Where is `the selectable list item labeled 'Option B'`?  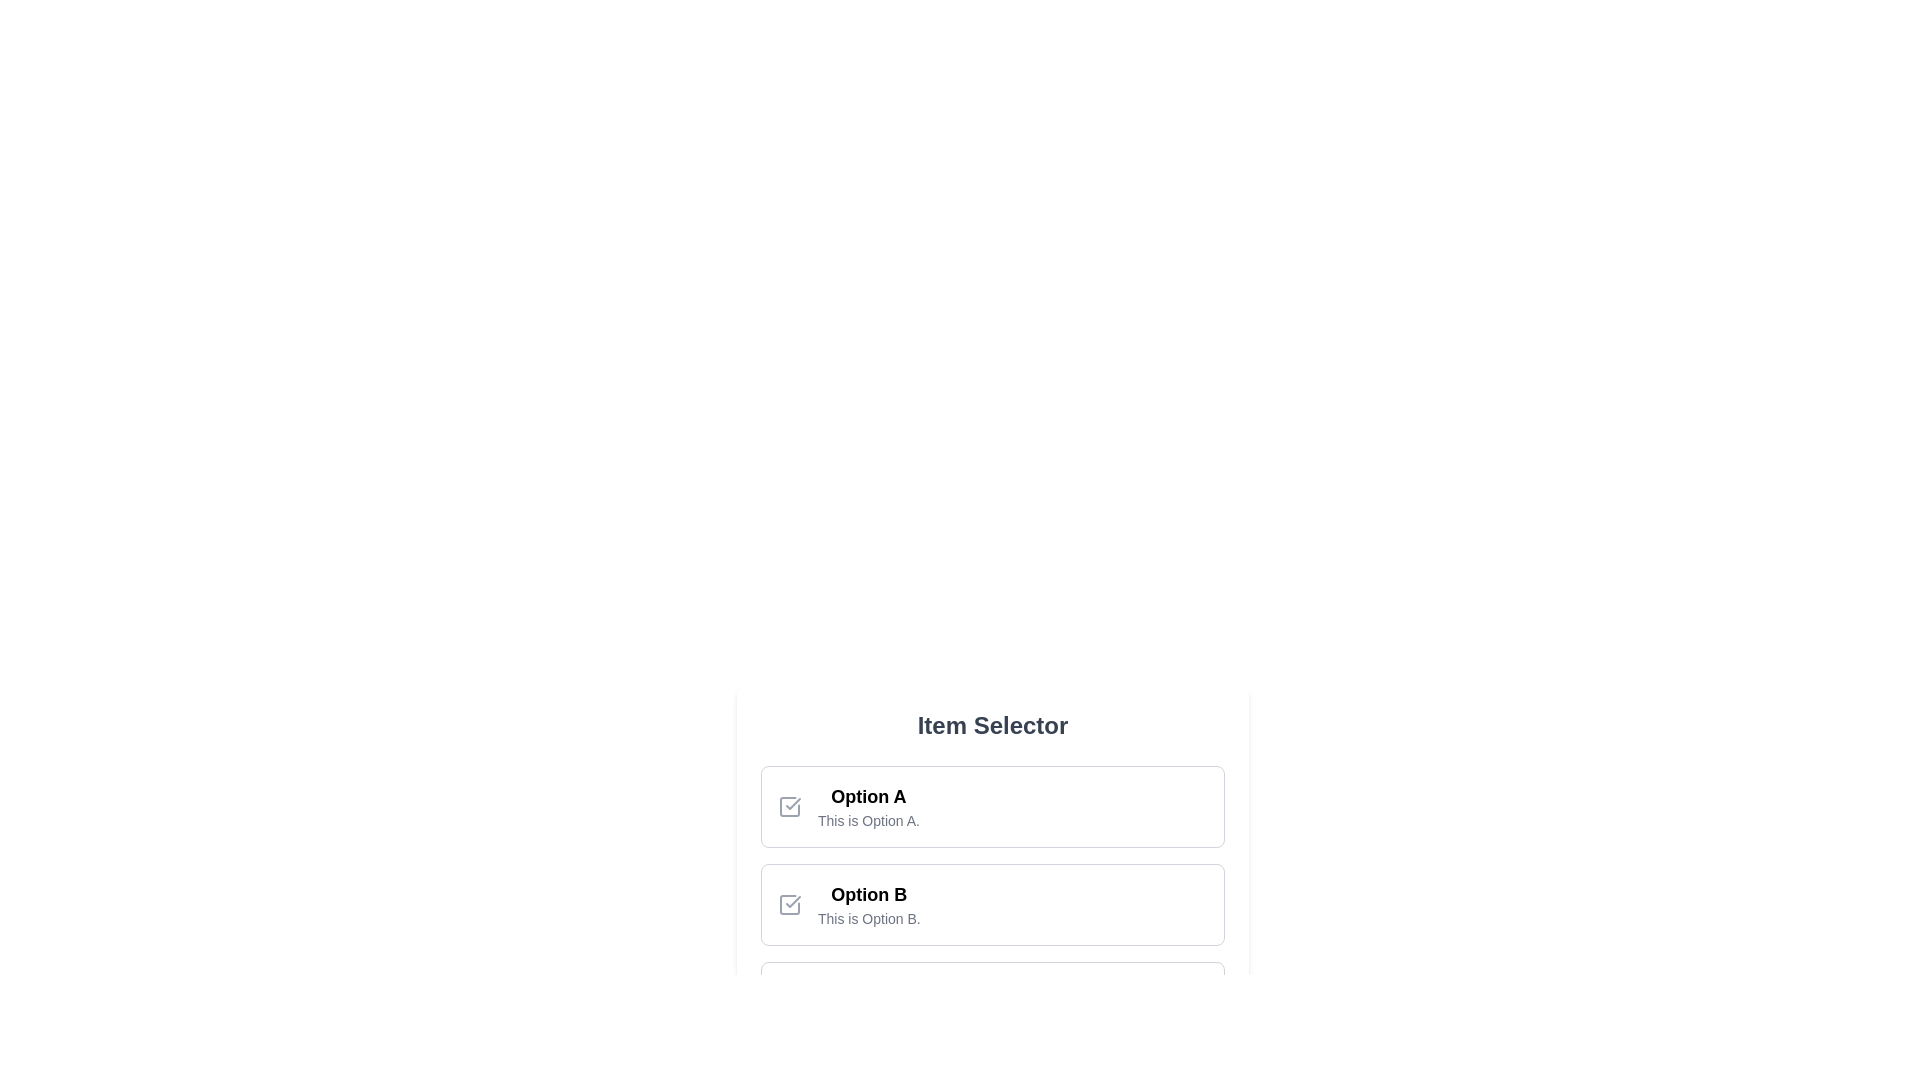 the selectable list item labeled 'Option B' is located at coordinates (993, 905).